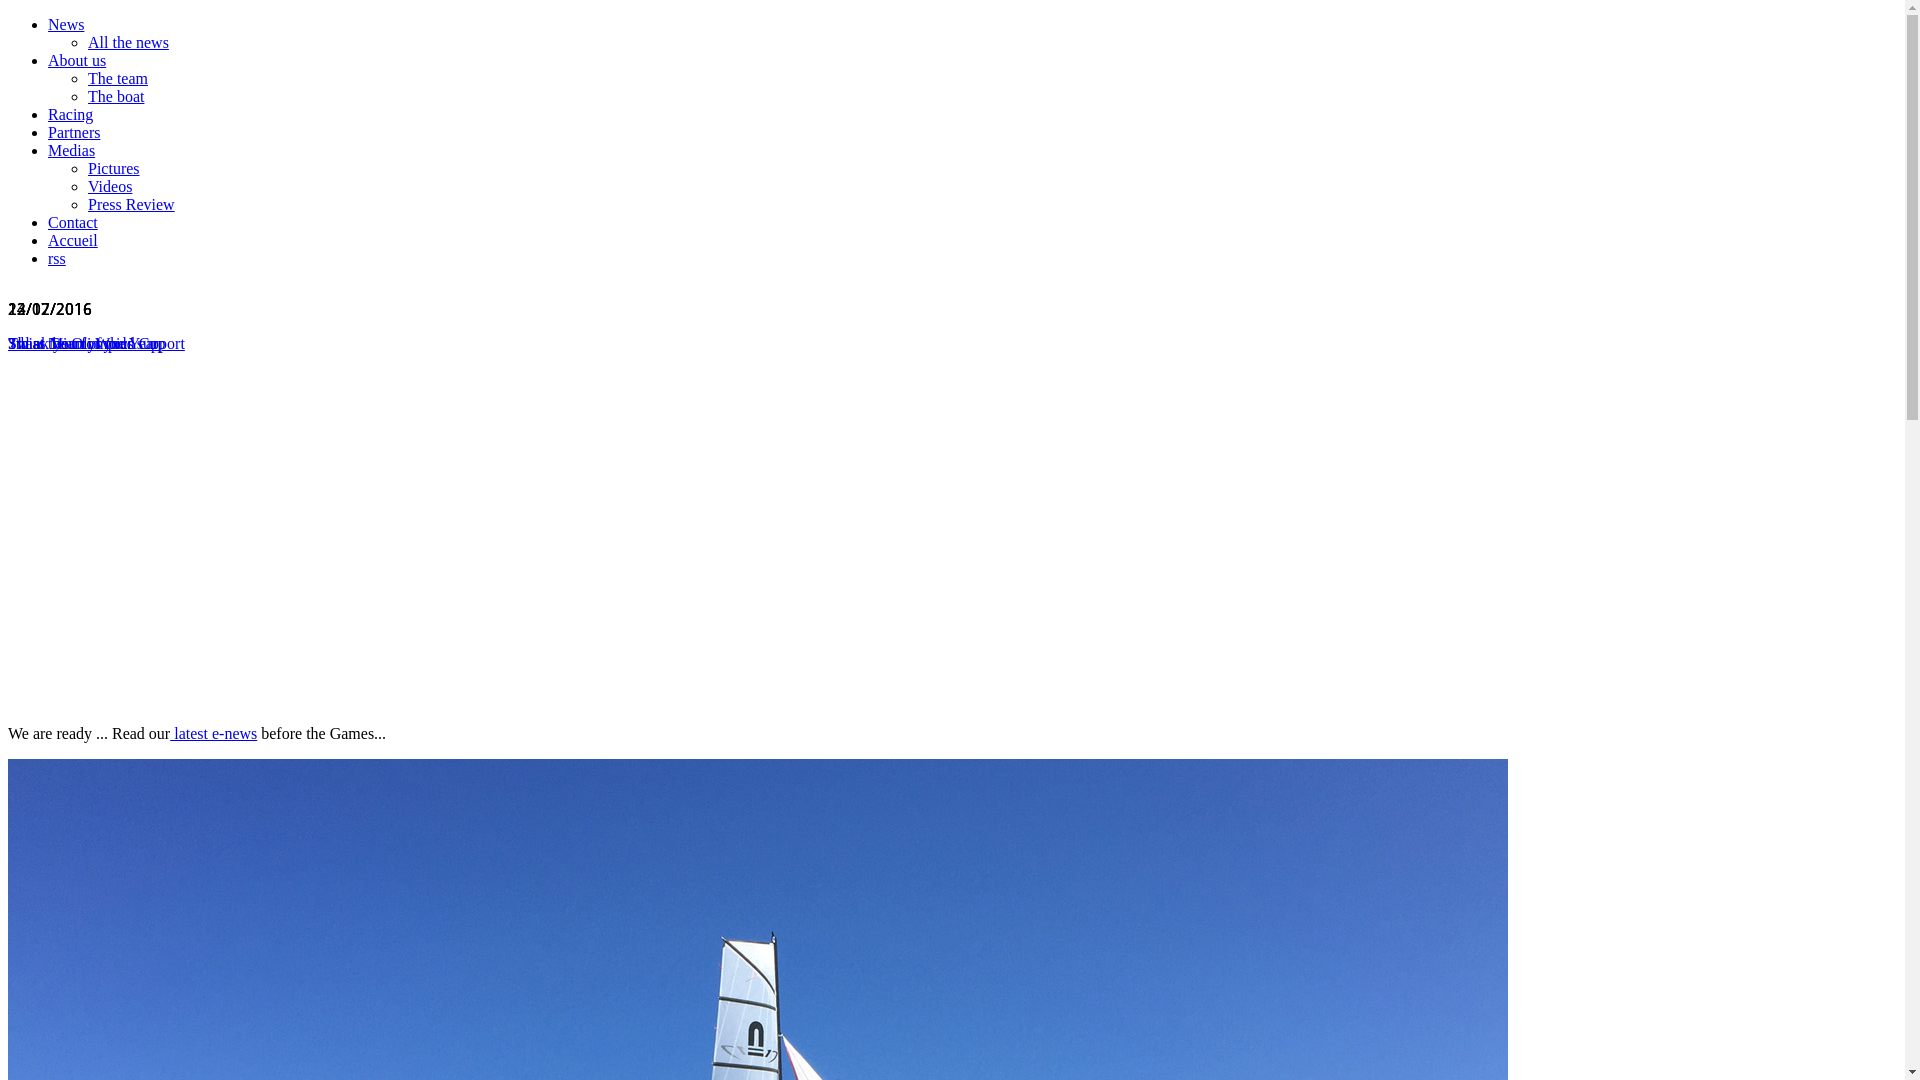 This screenshot has height=1080, width=1920. I want to click on 'All the news', so click(86, 42).